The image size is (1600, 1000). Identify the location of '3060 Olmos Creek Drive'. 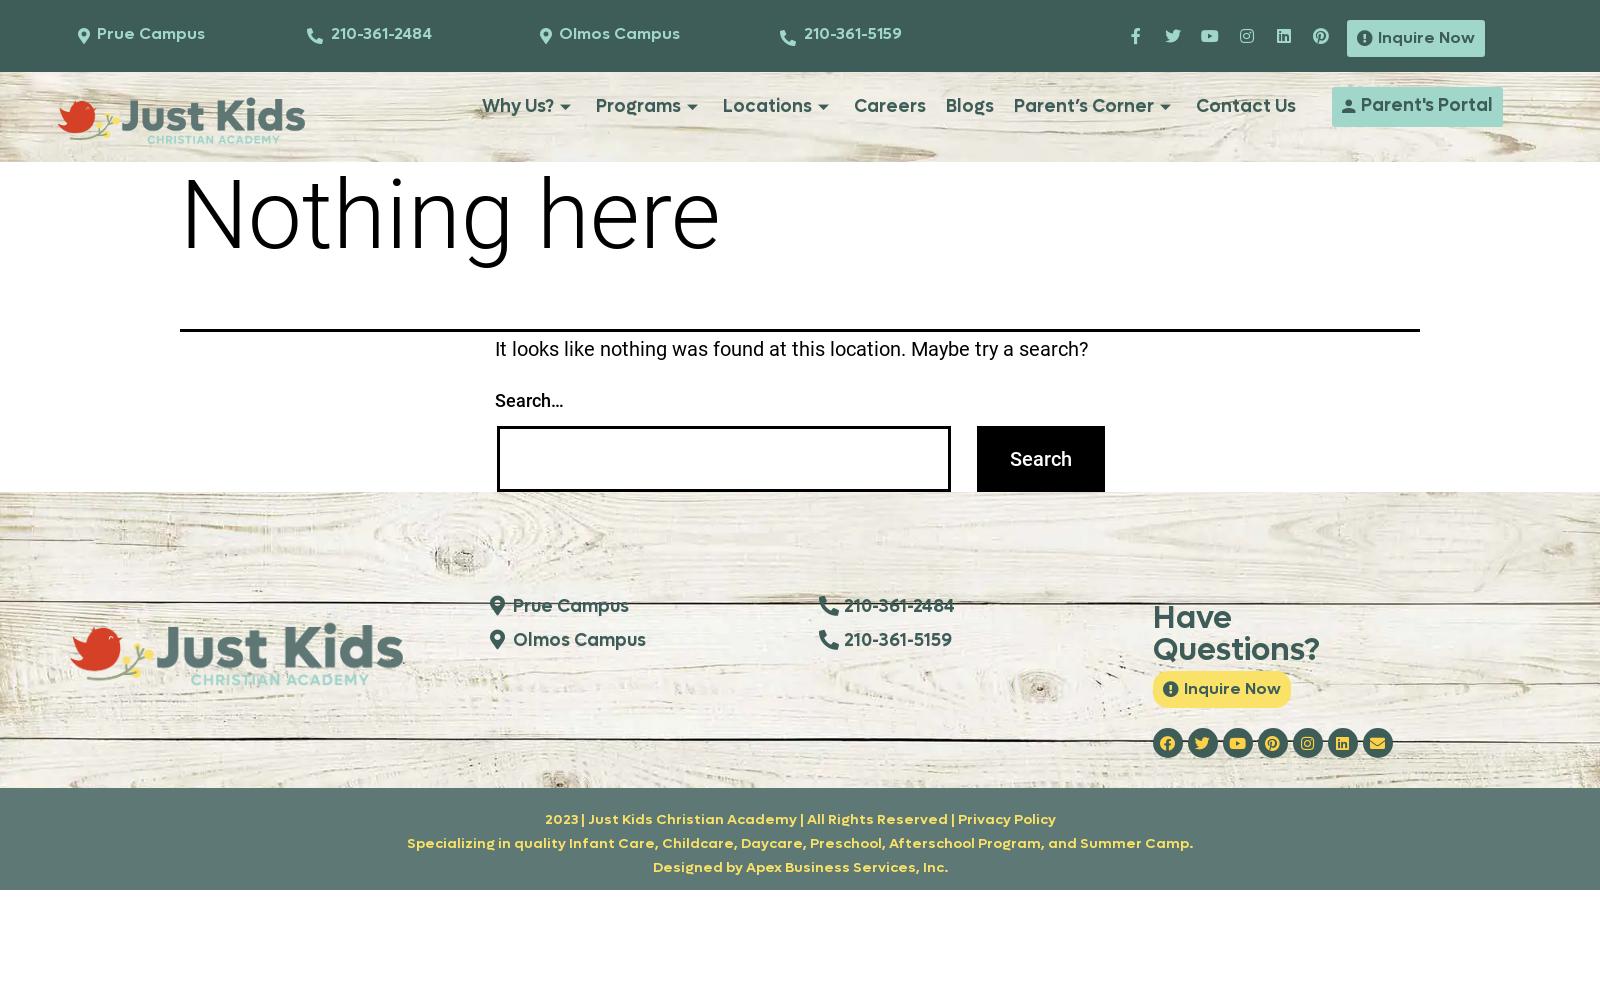
(814, 202).